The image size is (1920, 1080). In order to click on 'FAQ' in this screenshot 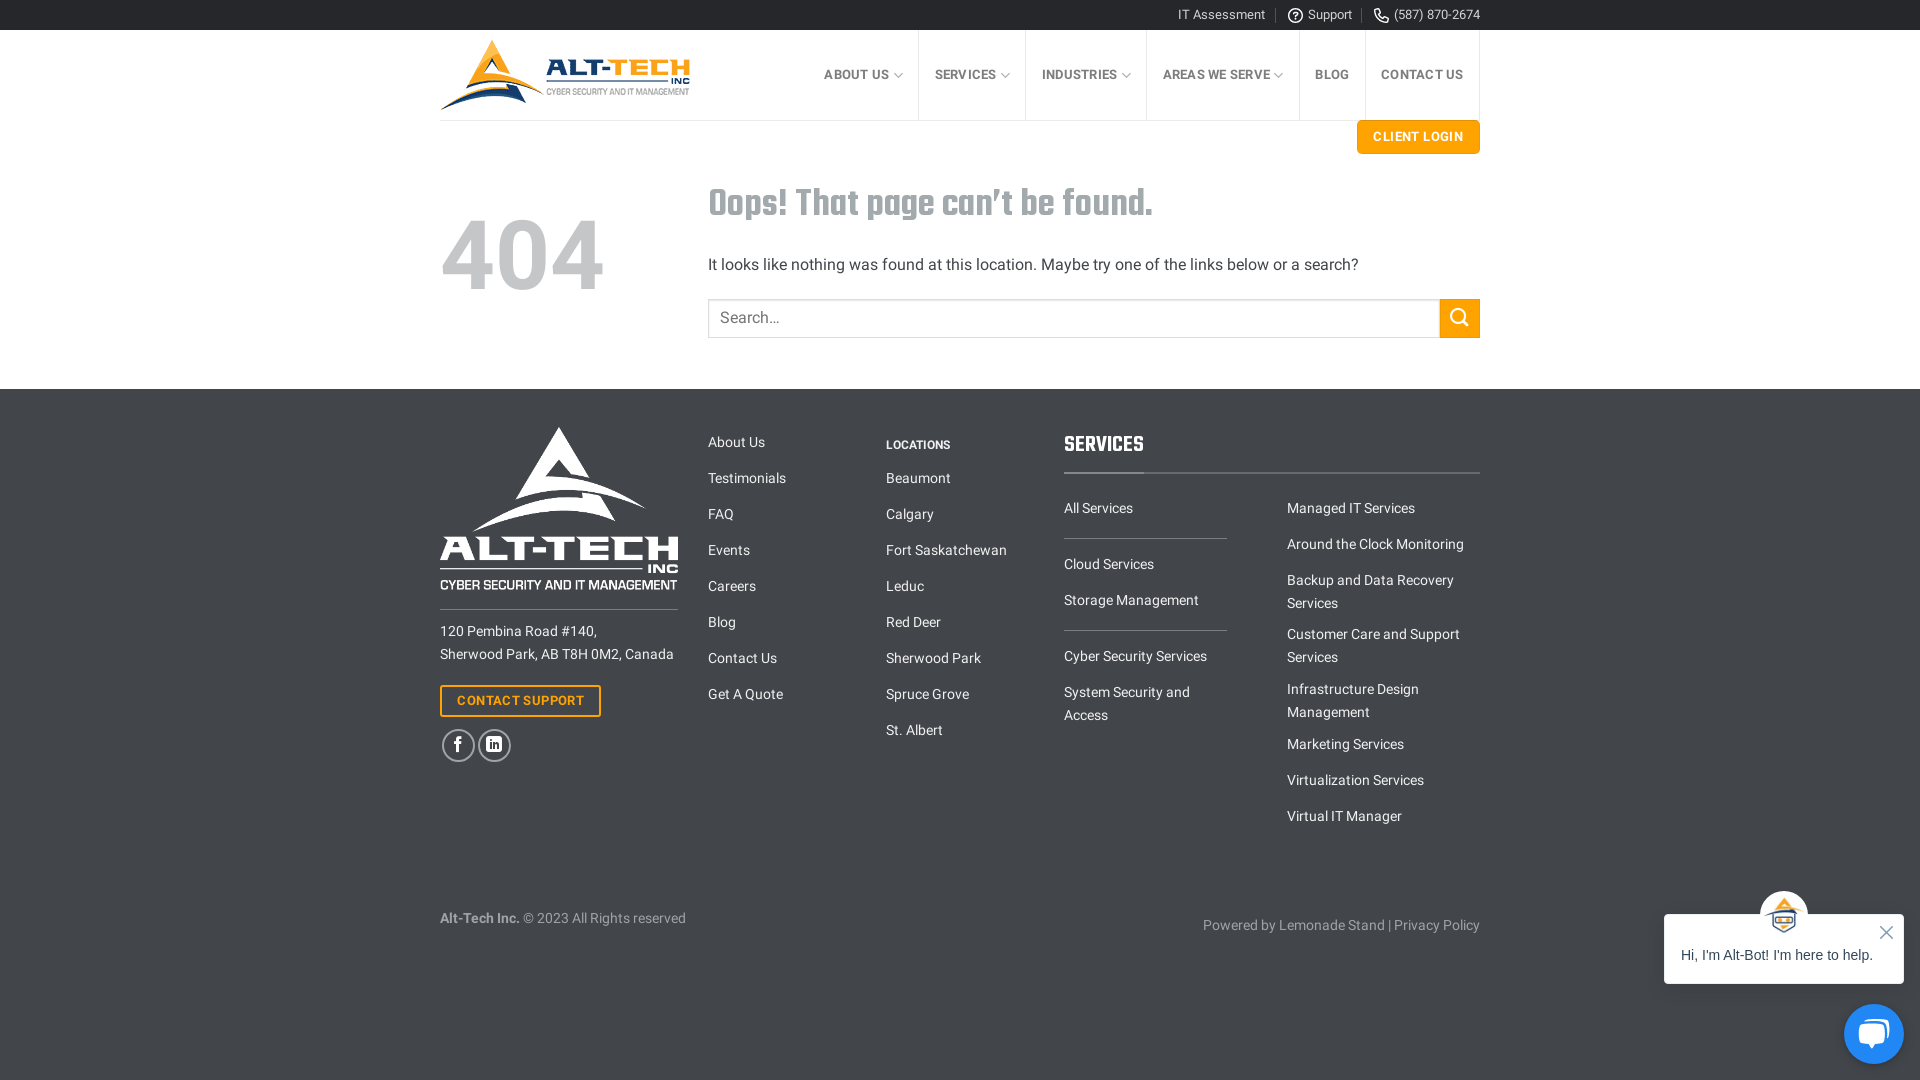, I will do `click(781, 515)`.